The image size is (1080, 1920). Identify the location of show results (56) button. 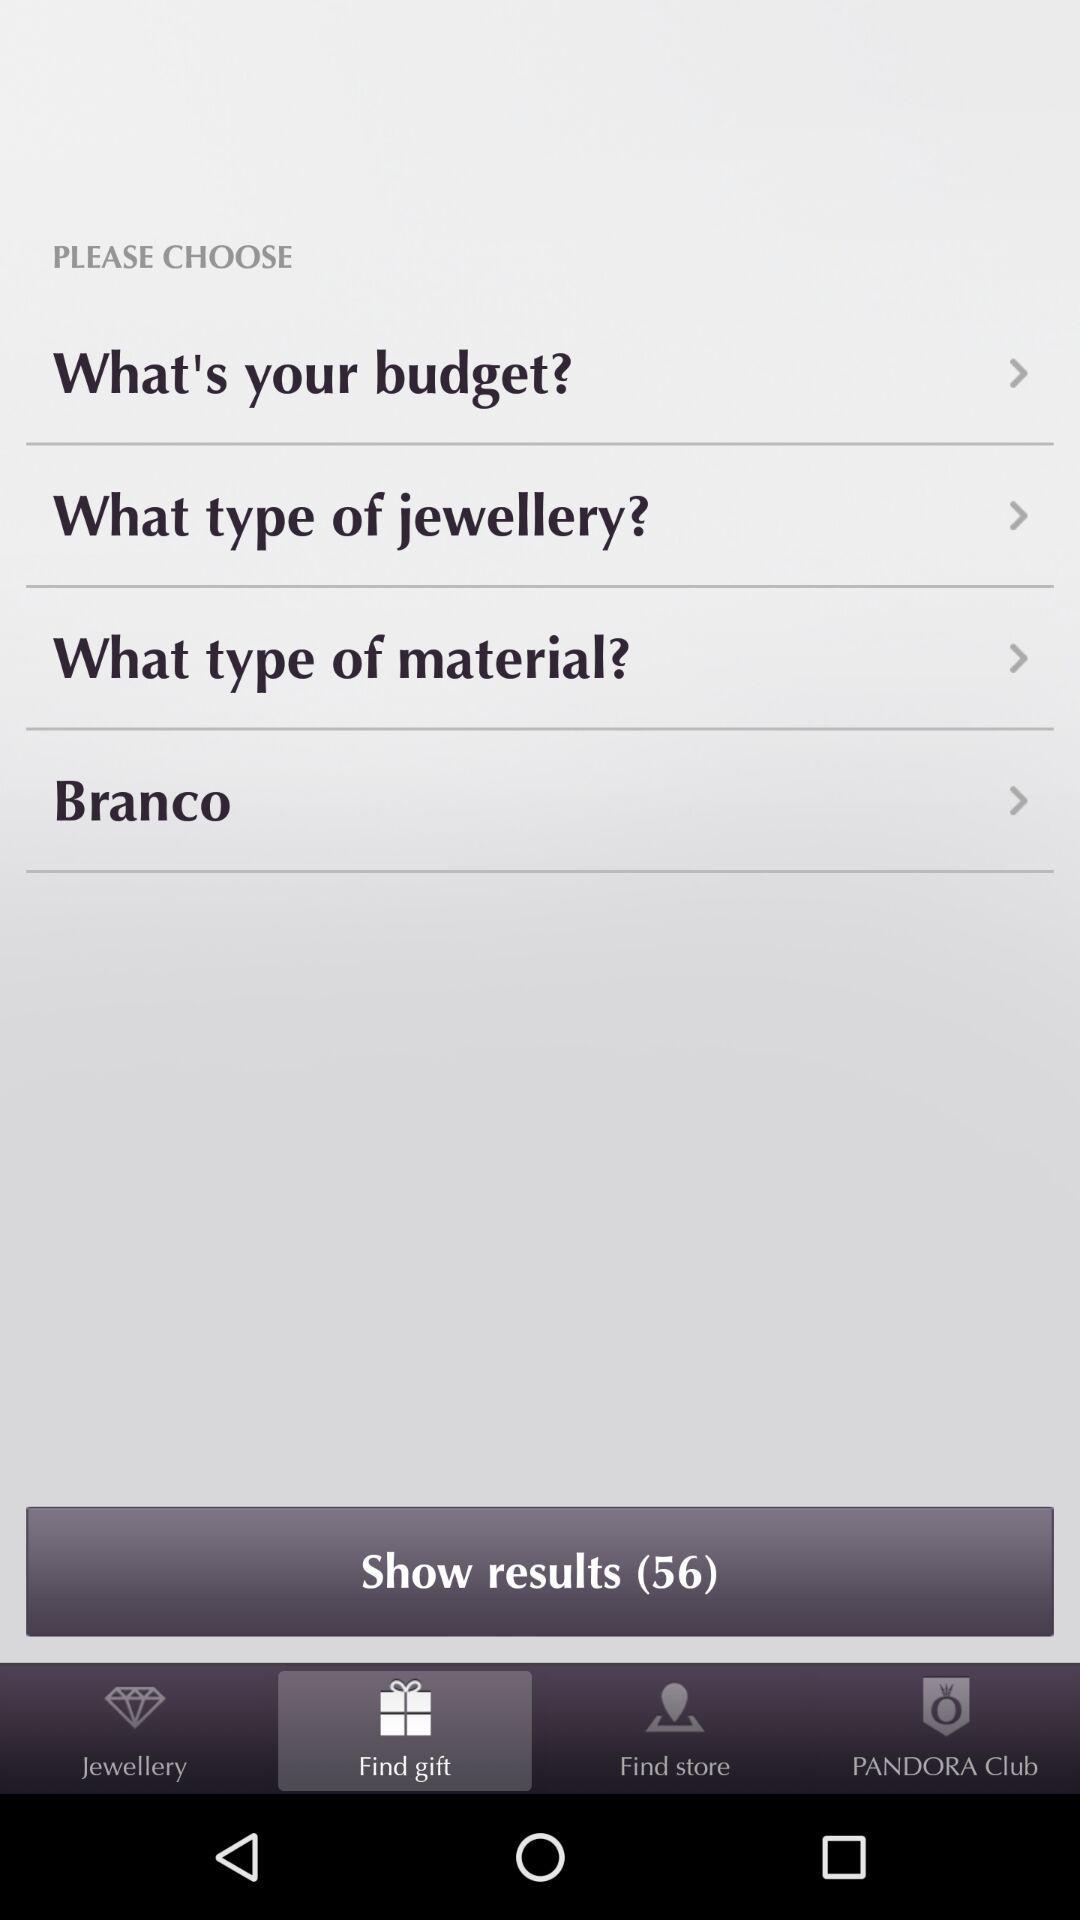
(540, 1570).